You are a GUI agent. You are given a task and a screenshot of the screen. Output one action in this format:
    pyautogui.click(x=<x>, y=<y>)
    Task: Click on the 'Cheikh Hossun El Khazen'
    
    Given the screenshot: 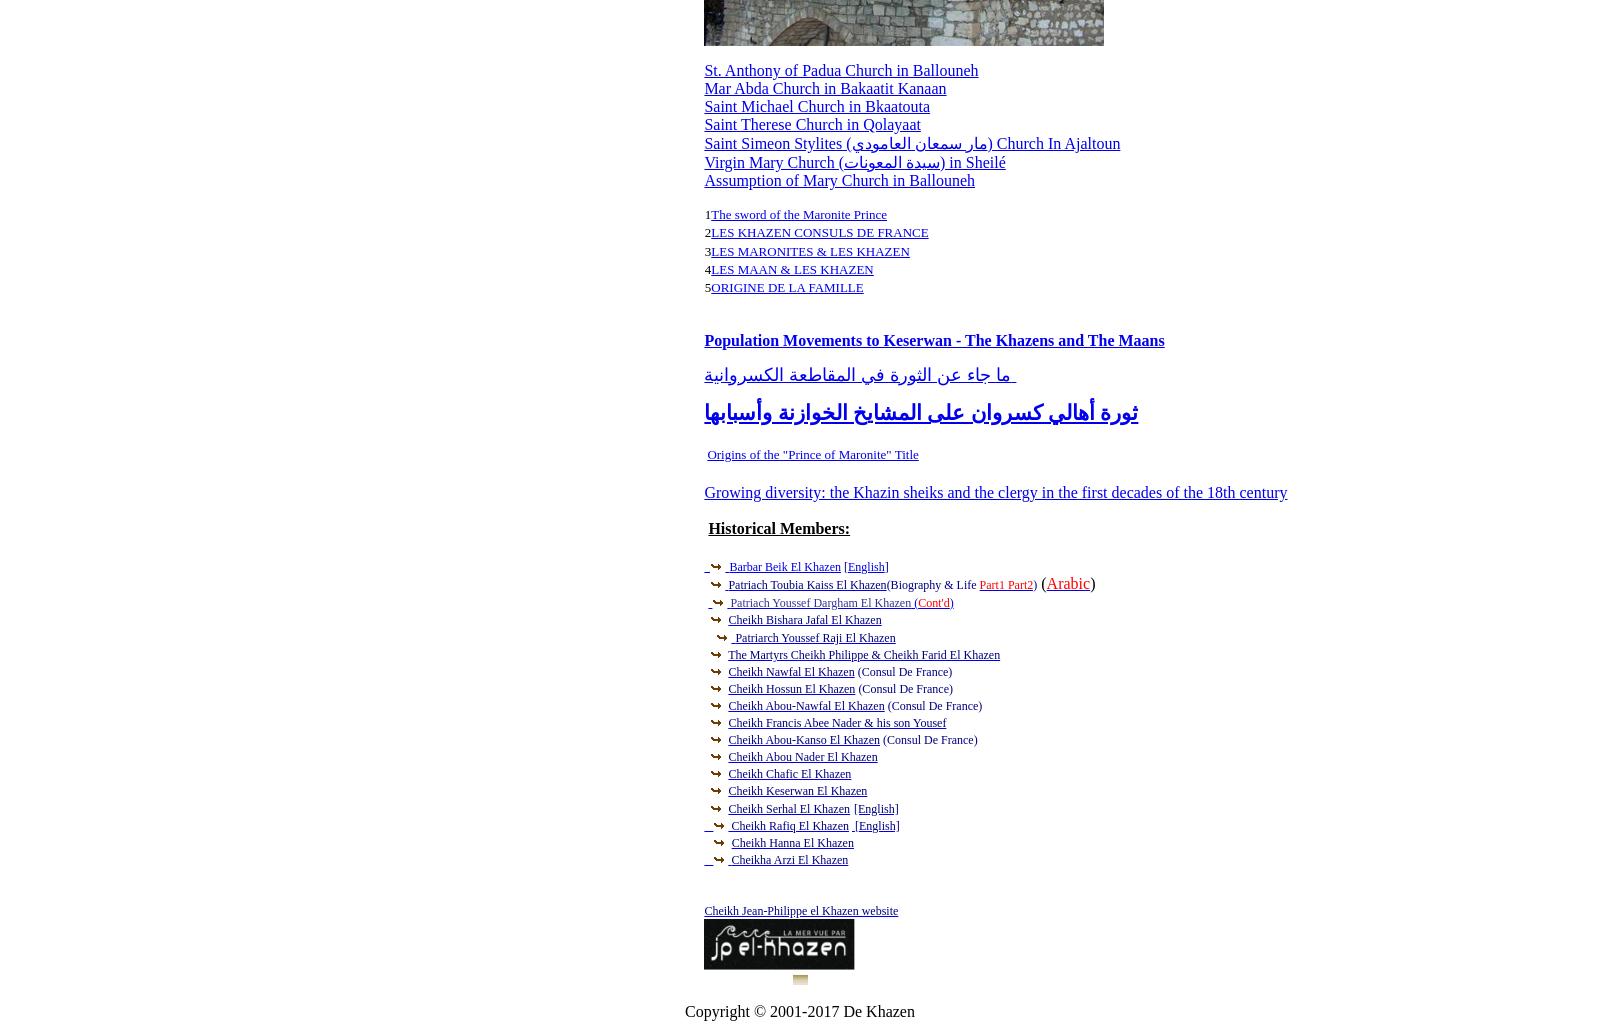 What is the action you would take?
    pyautogui.click(x=728, y=686)
    